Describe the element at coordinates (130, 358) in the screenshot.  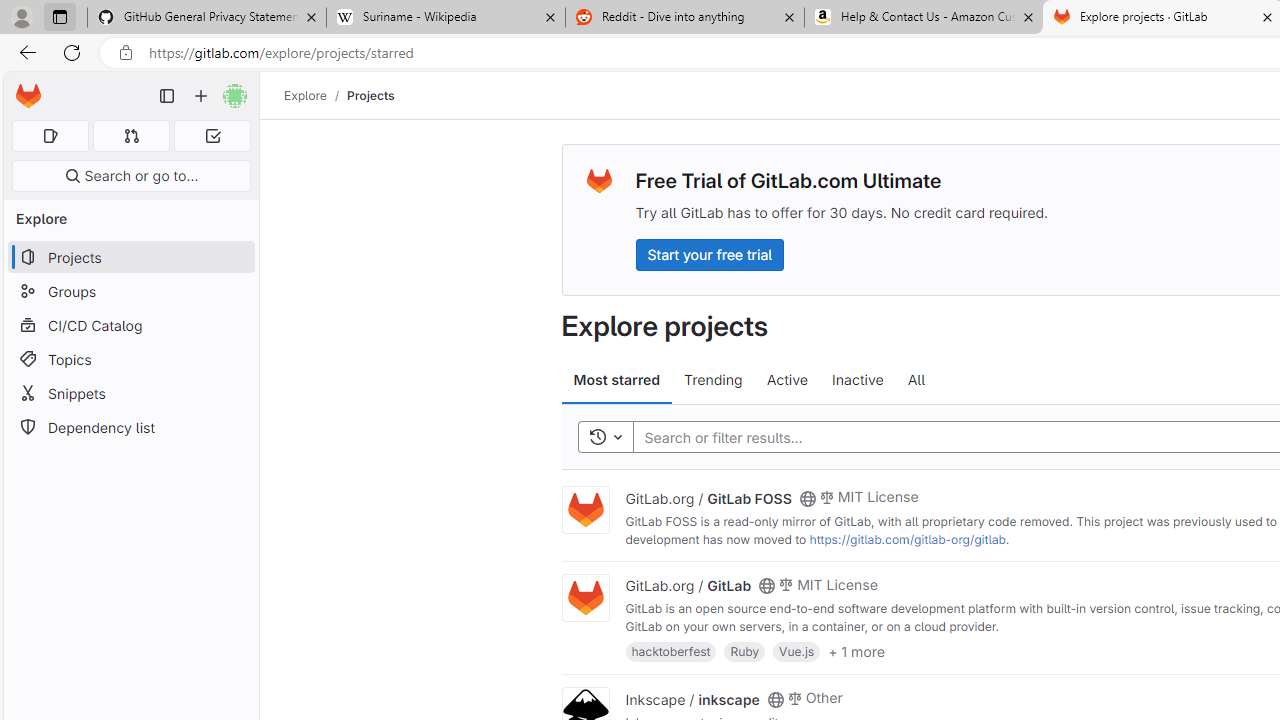
I see `'Topics'` at that location.